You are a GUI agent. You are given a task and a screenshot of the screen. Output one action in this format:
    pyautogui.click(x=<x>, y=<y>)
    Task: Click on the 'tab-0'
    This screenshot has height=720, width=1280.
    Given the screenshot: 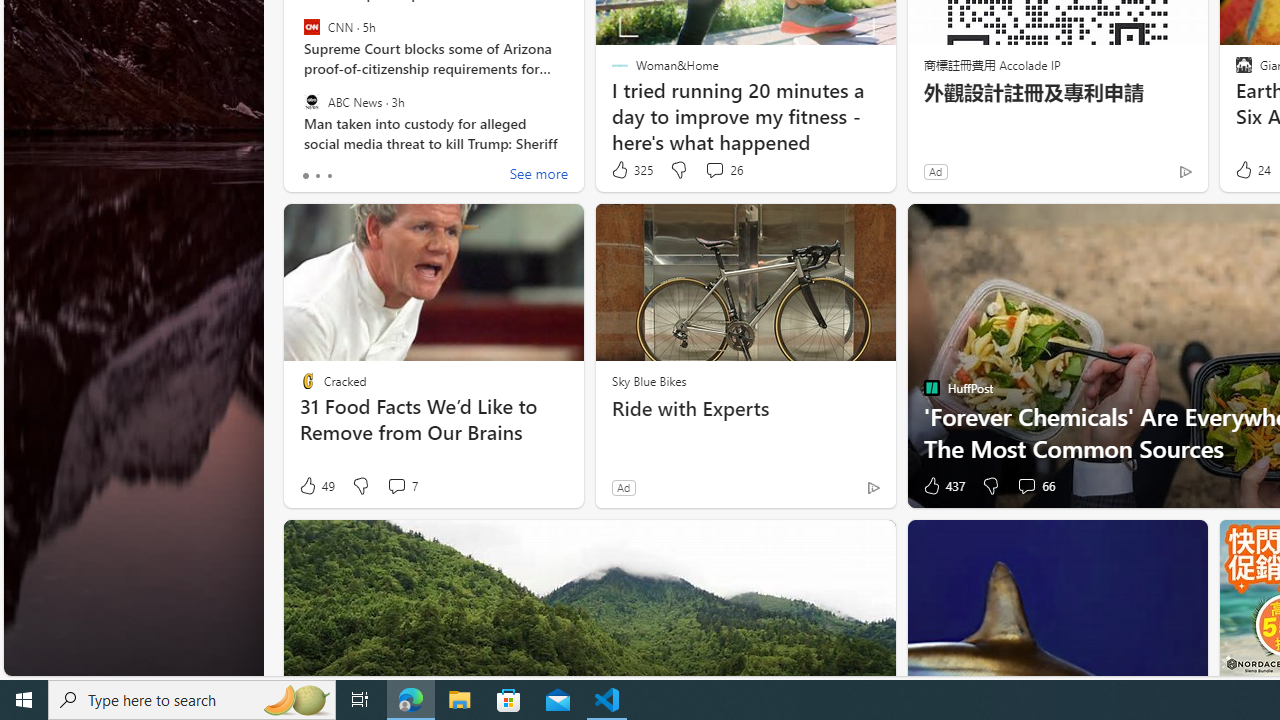 What is the action you would take?
    pyautogui.click(x=304, y=175)
    